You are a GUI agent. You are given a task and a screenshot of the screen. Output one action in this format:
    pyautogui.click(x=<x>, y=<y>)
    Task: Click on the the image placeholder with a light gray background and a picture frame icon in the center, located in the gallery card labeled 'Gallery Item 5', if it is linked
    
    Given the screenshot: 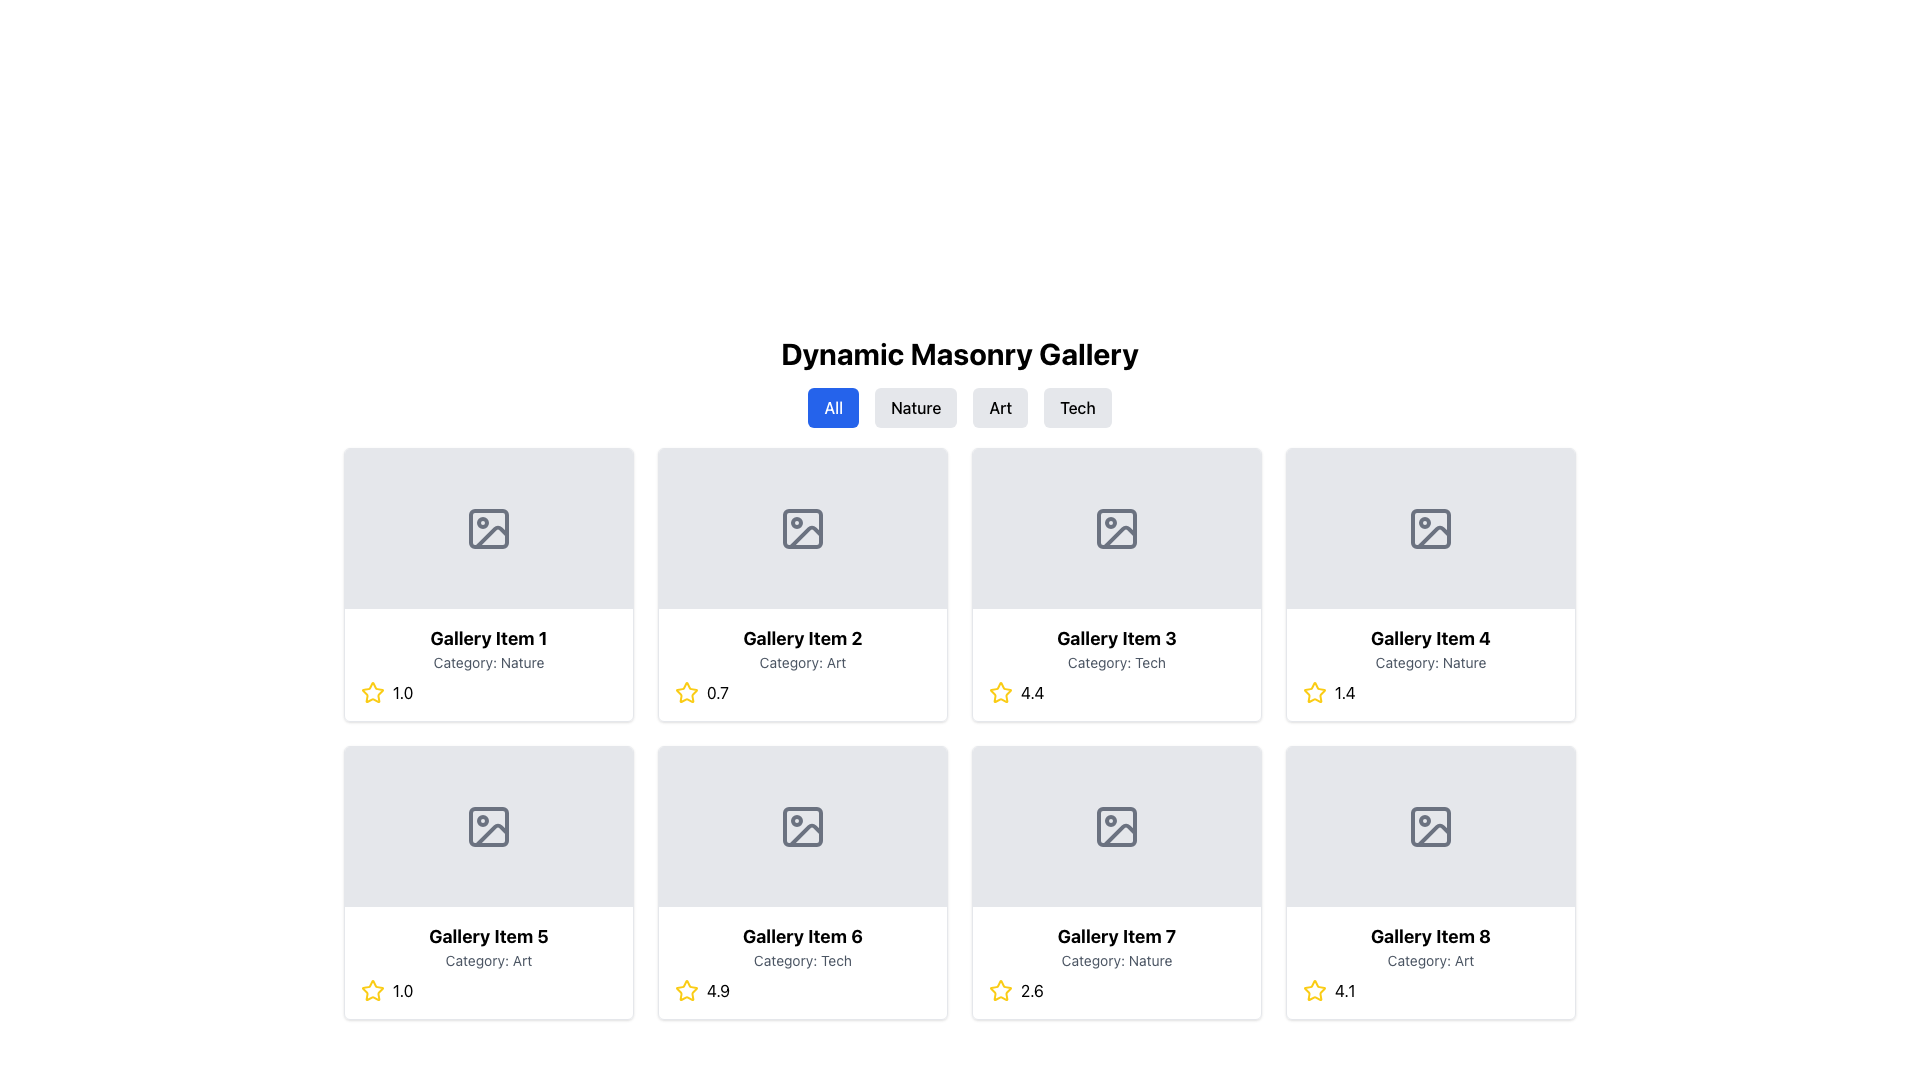 What is the action you would take?
    pyautogui.click(x=489, y=826)
    